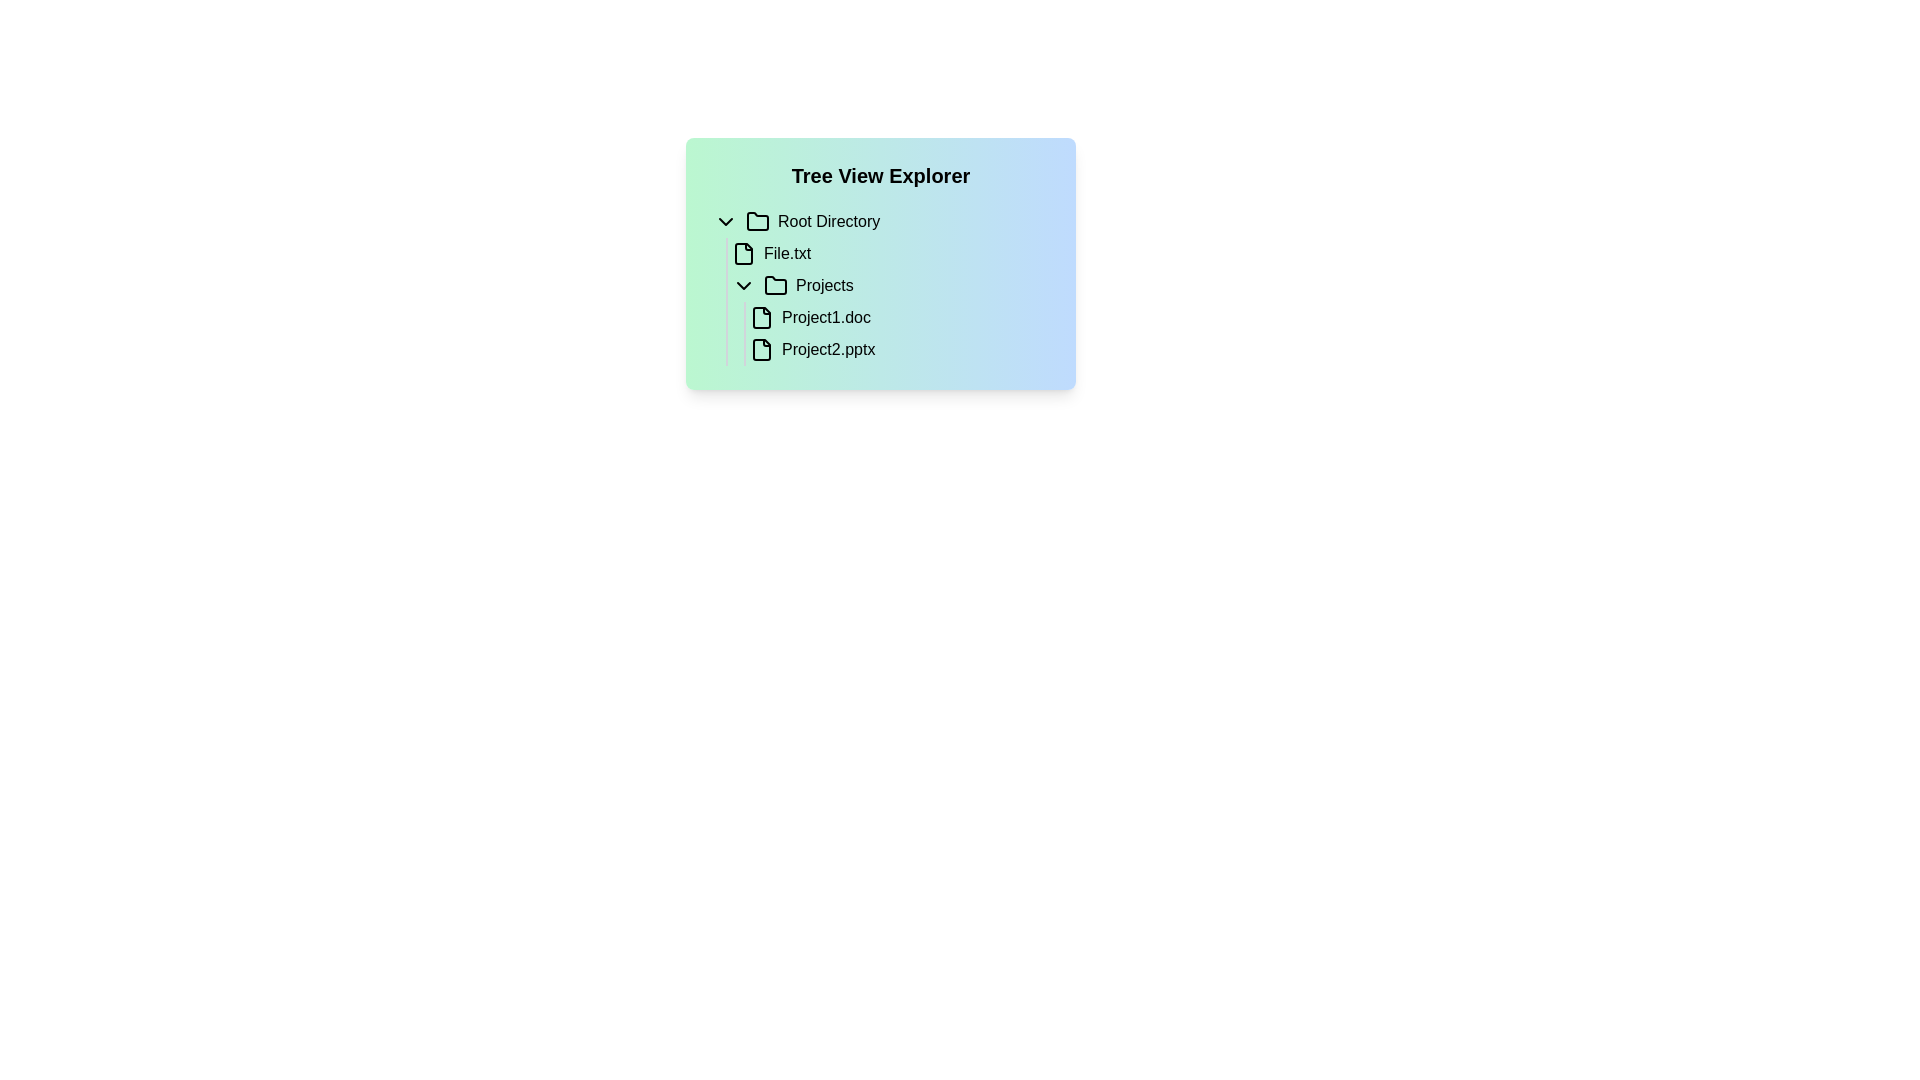 This screenshot has width=1920, height=1080. Describe the element at coordinates (743, 253) in the screenshot. I see `the file document icon located next to the text 'File.txt' in the tree-like navigation interface` at that location.